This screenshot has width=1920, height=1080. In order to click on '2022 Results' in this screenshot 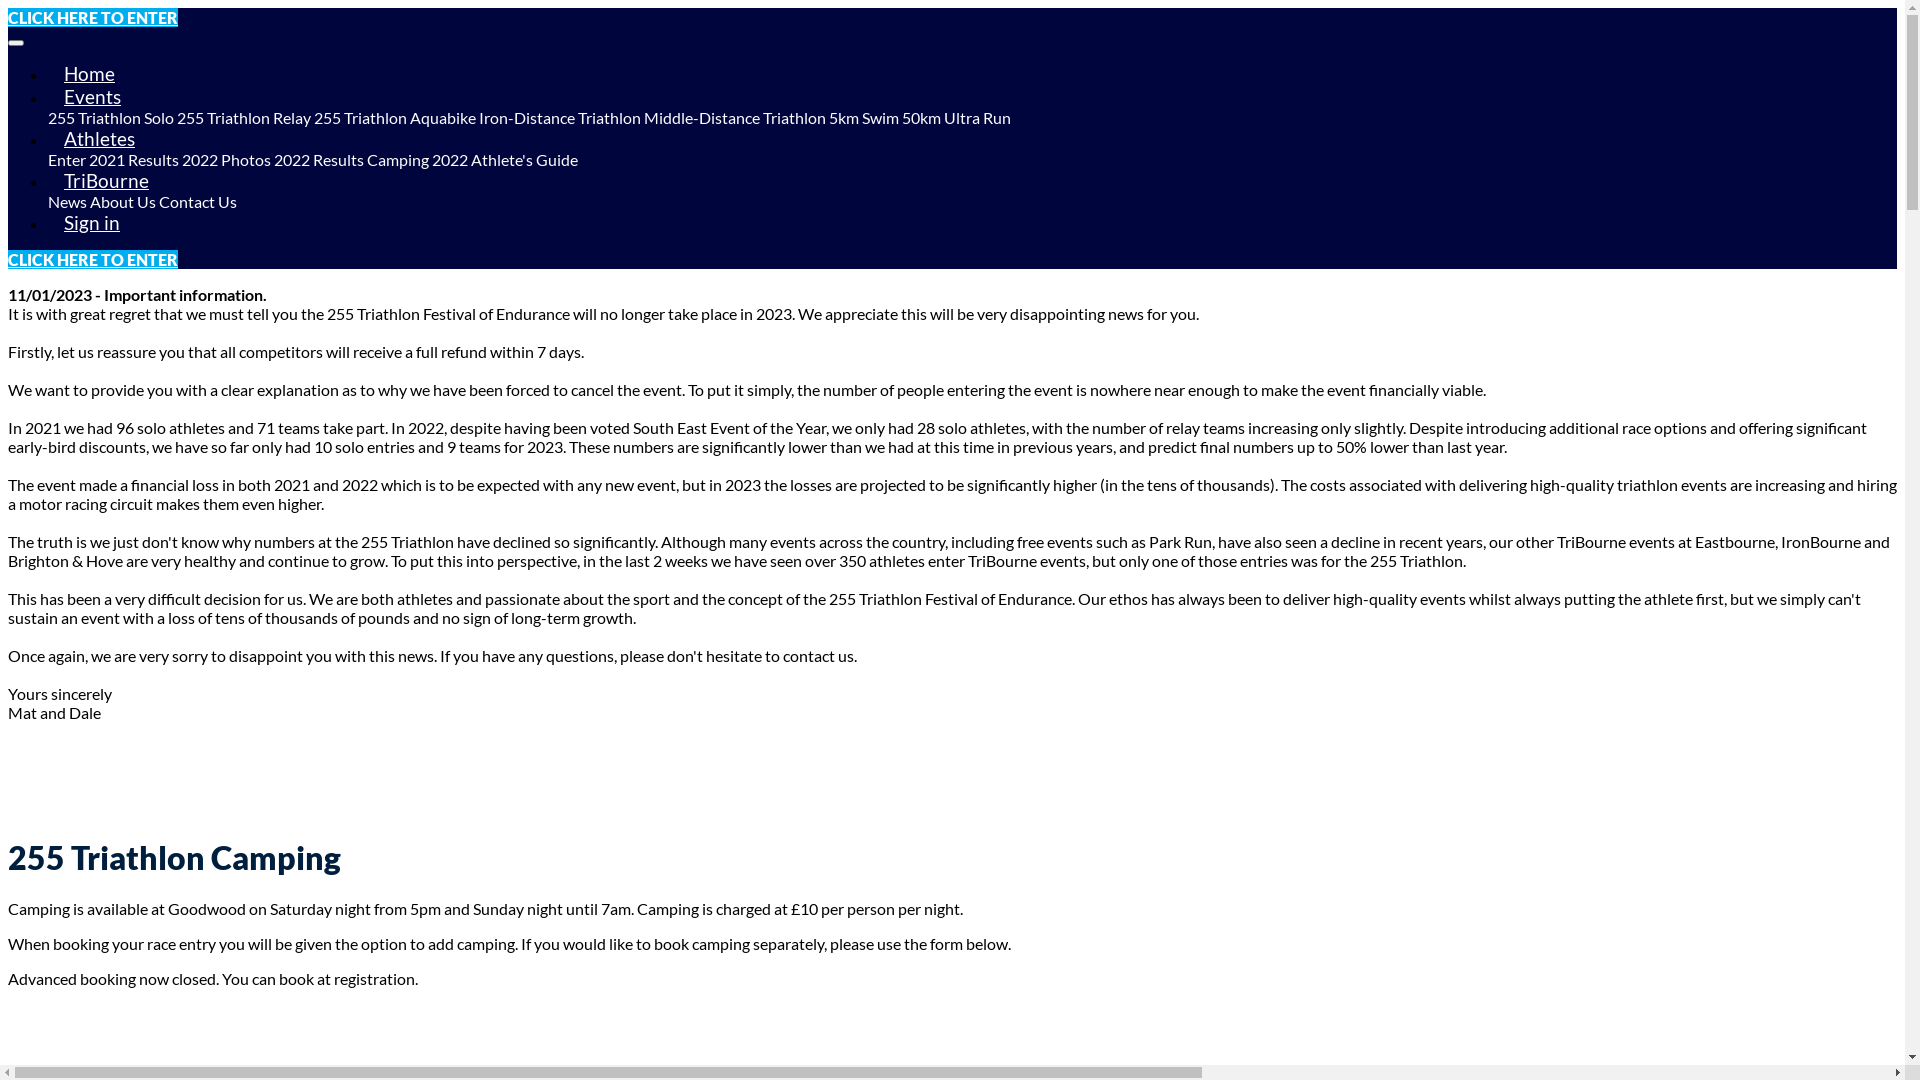, I will do `click(317, 158)`.